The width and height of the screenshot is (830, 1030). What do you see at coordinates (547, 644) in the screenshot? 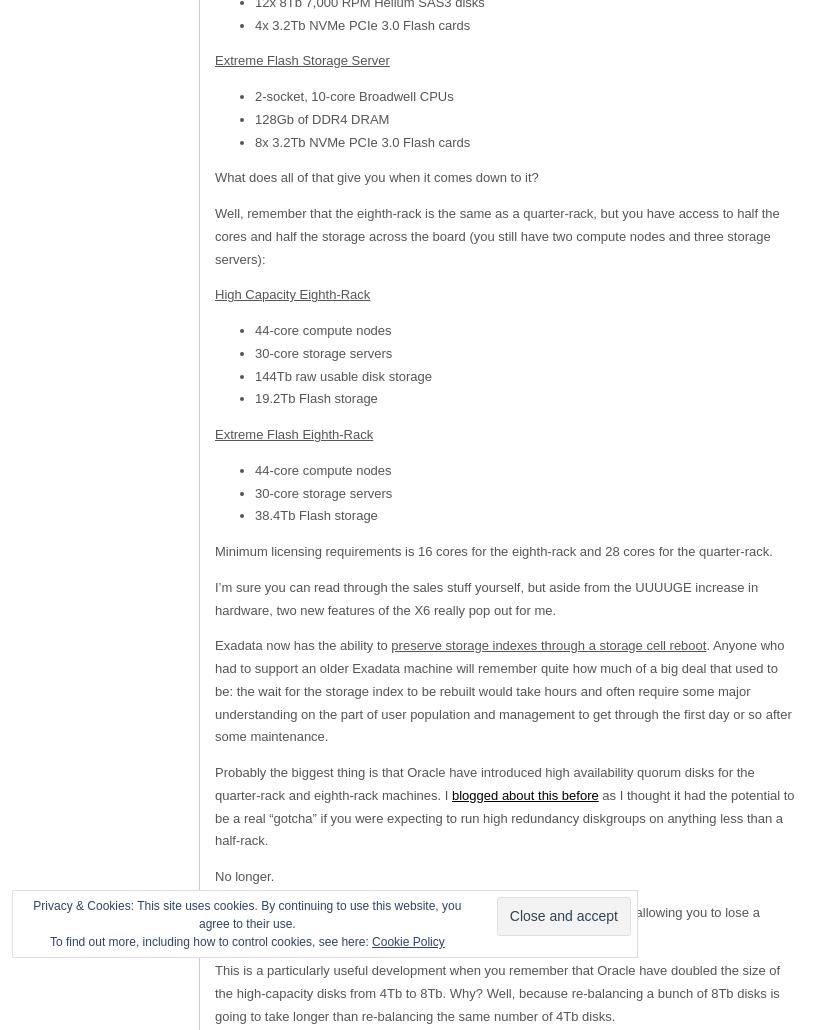
I see `'preserve storage indexes through a storage cell reboot'` at bounding box center [547, 644].